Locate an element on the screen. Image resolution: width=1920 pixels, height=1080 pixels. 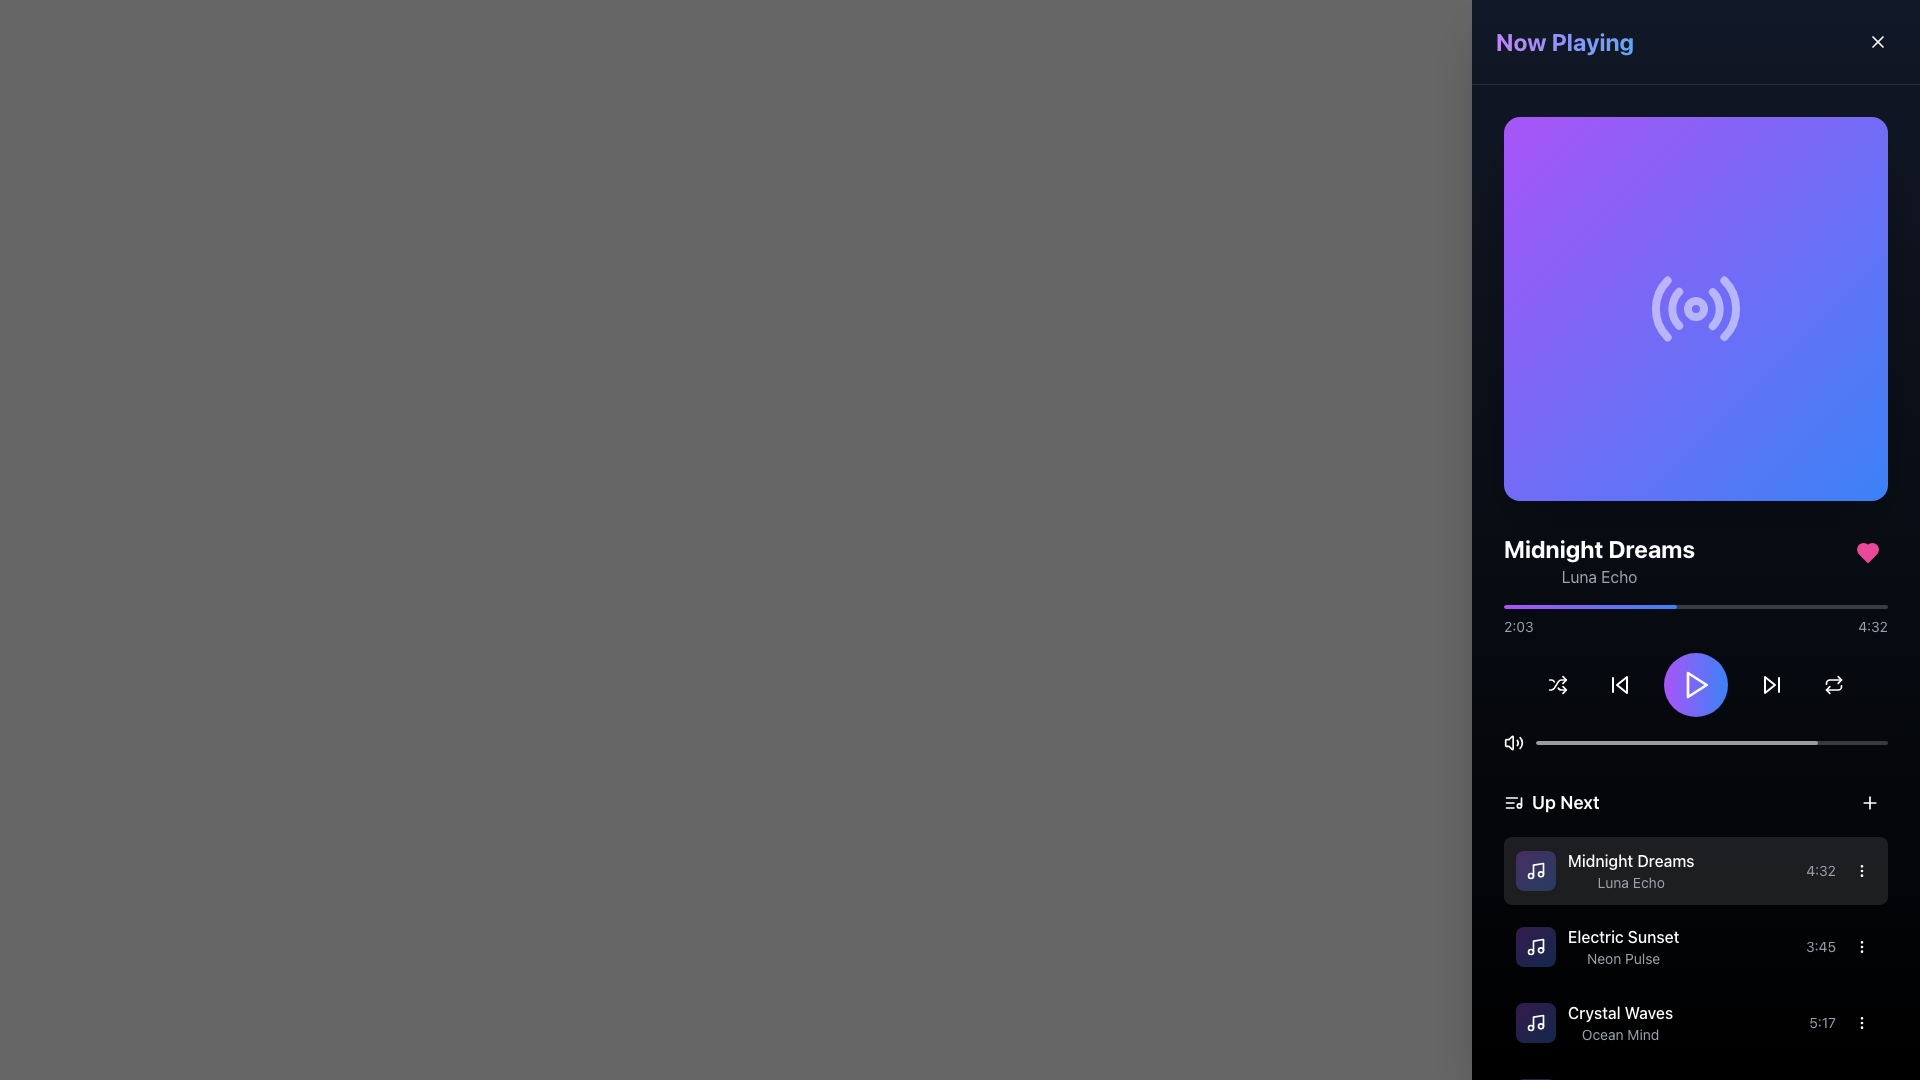
the radio icon composed of concentric circles and curved lines, which is rendered in white with partial transparency and is located at the center of a square card in the 'Now Playing' section of the UI is located at coordinates (1694, 308).